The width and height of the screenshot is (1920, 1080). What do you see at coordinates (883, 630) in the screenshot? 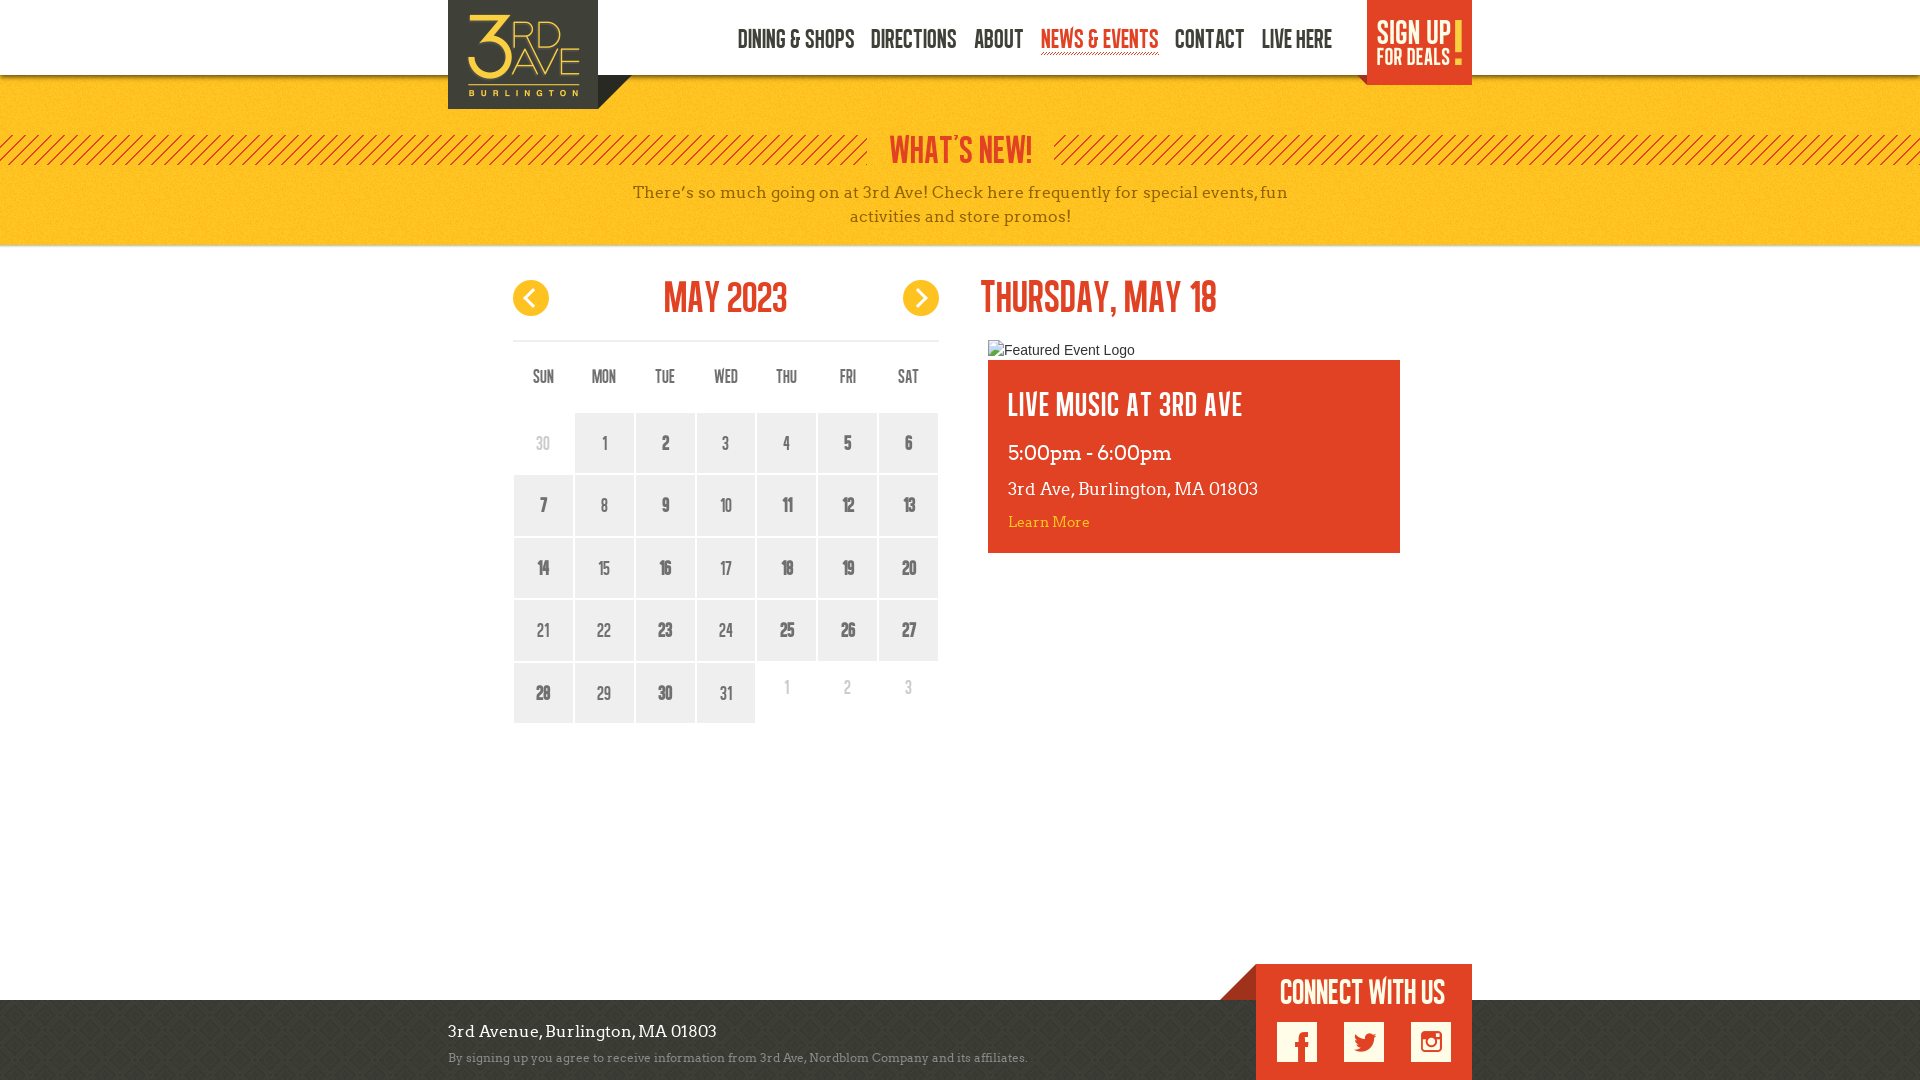
I see `'27'` at bounding box center [883, 630].